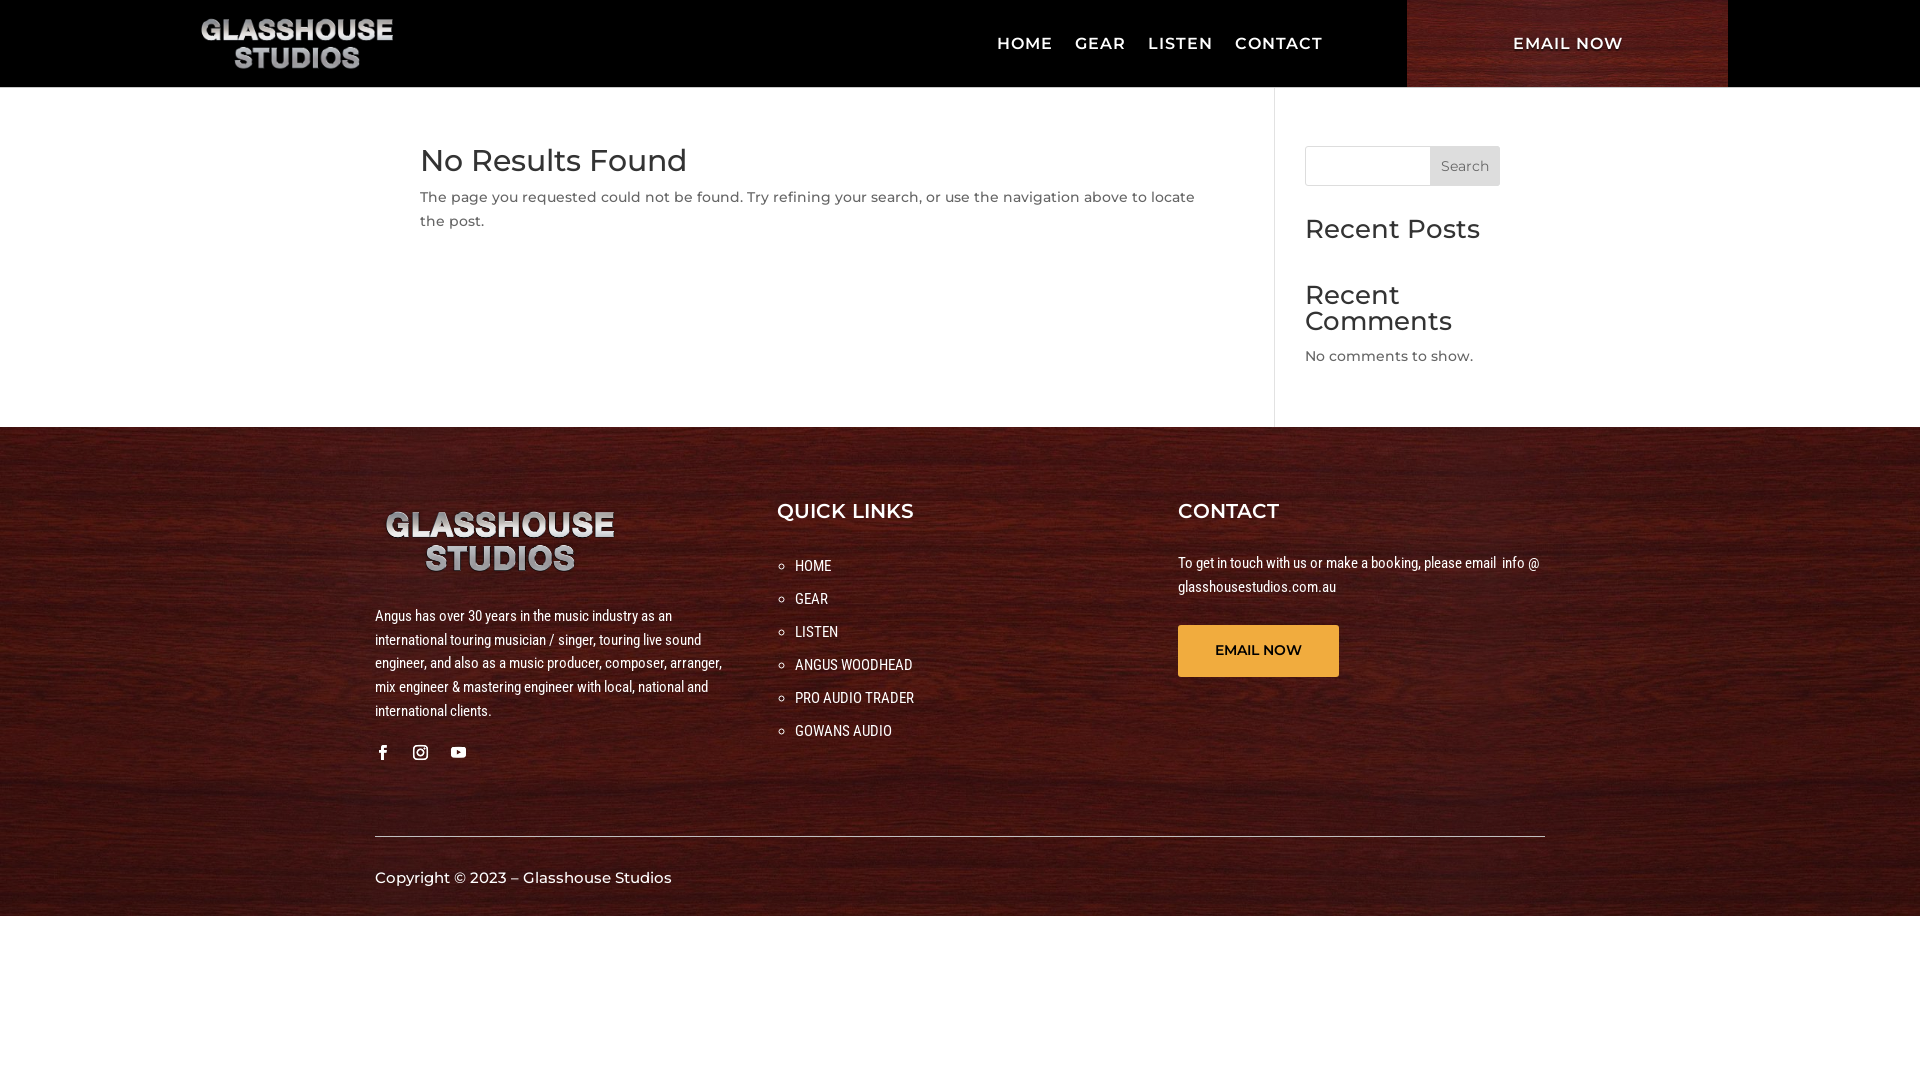 The width and height of the screenshot is (1920, 1080). What do you see at coordinates (1233, 43) in the screenshot?
I see `'CONTACT'` at bounding box center [1233, 43].